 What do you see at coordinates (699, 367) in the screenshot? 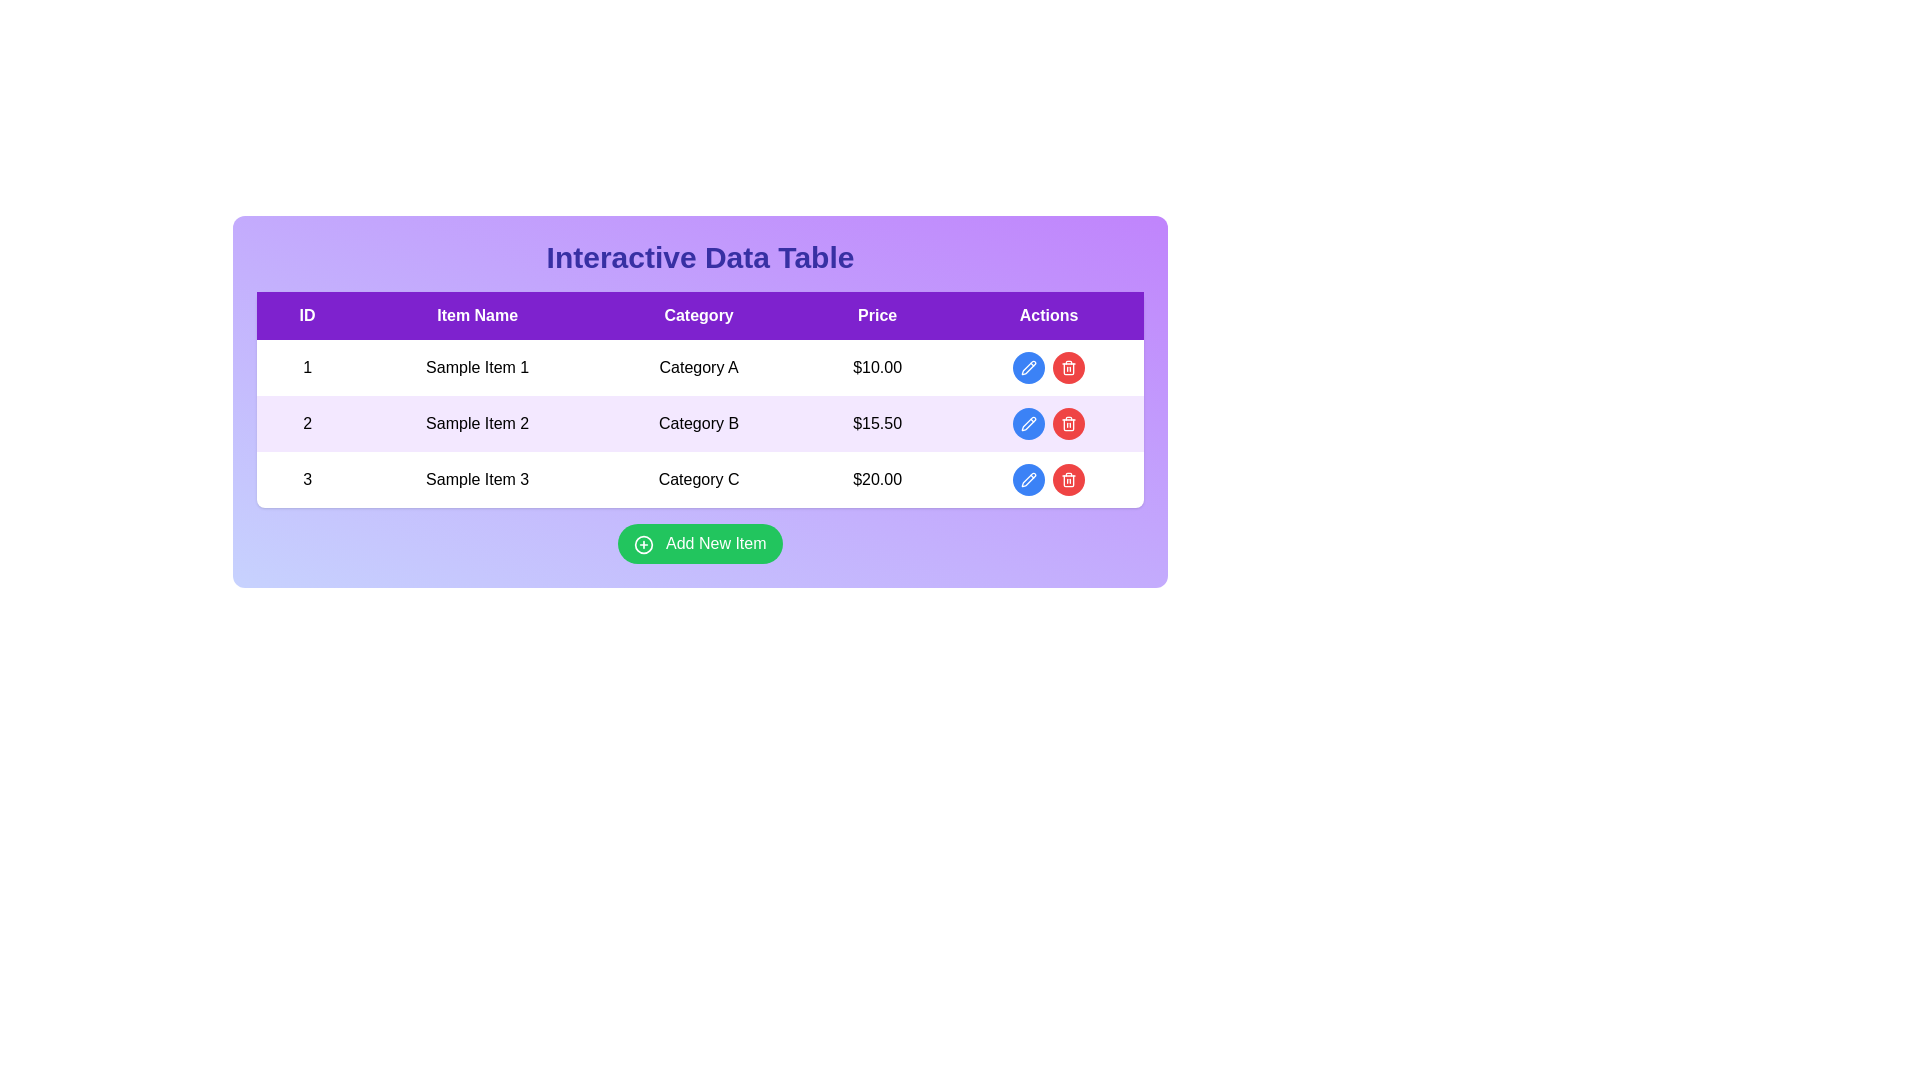
I see `the text label displaying 'Category A' in the first row of the data table, which is part of the 'Category' column` at bounding box center [699, 367].